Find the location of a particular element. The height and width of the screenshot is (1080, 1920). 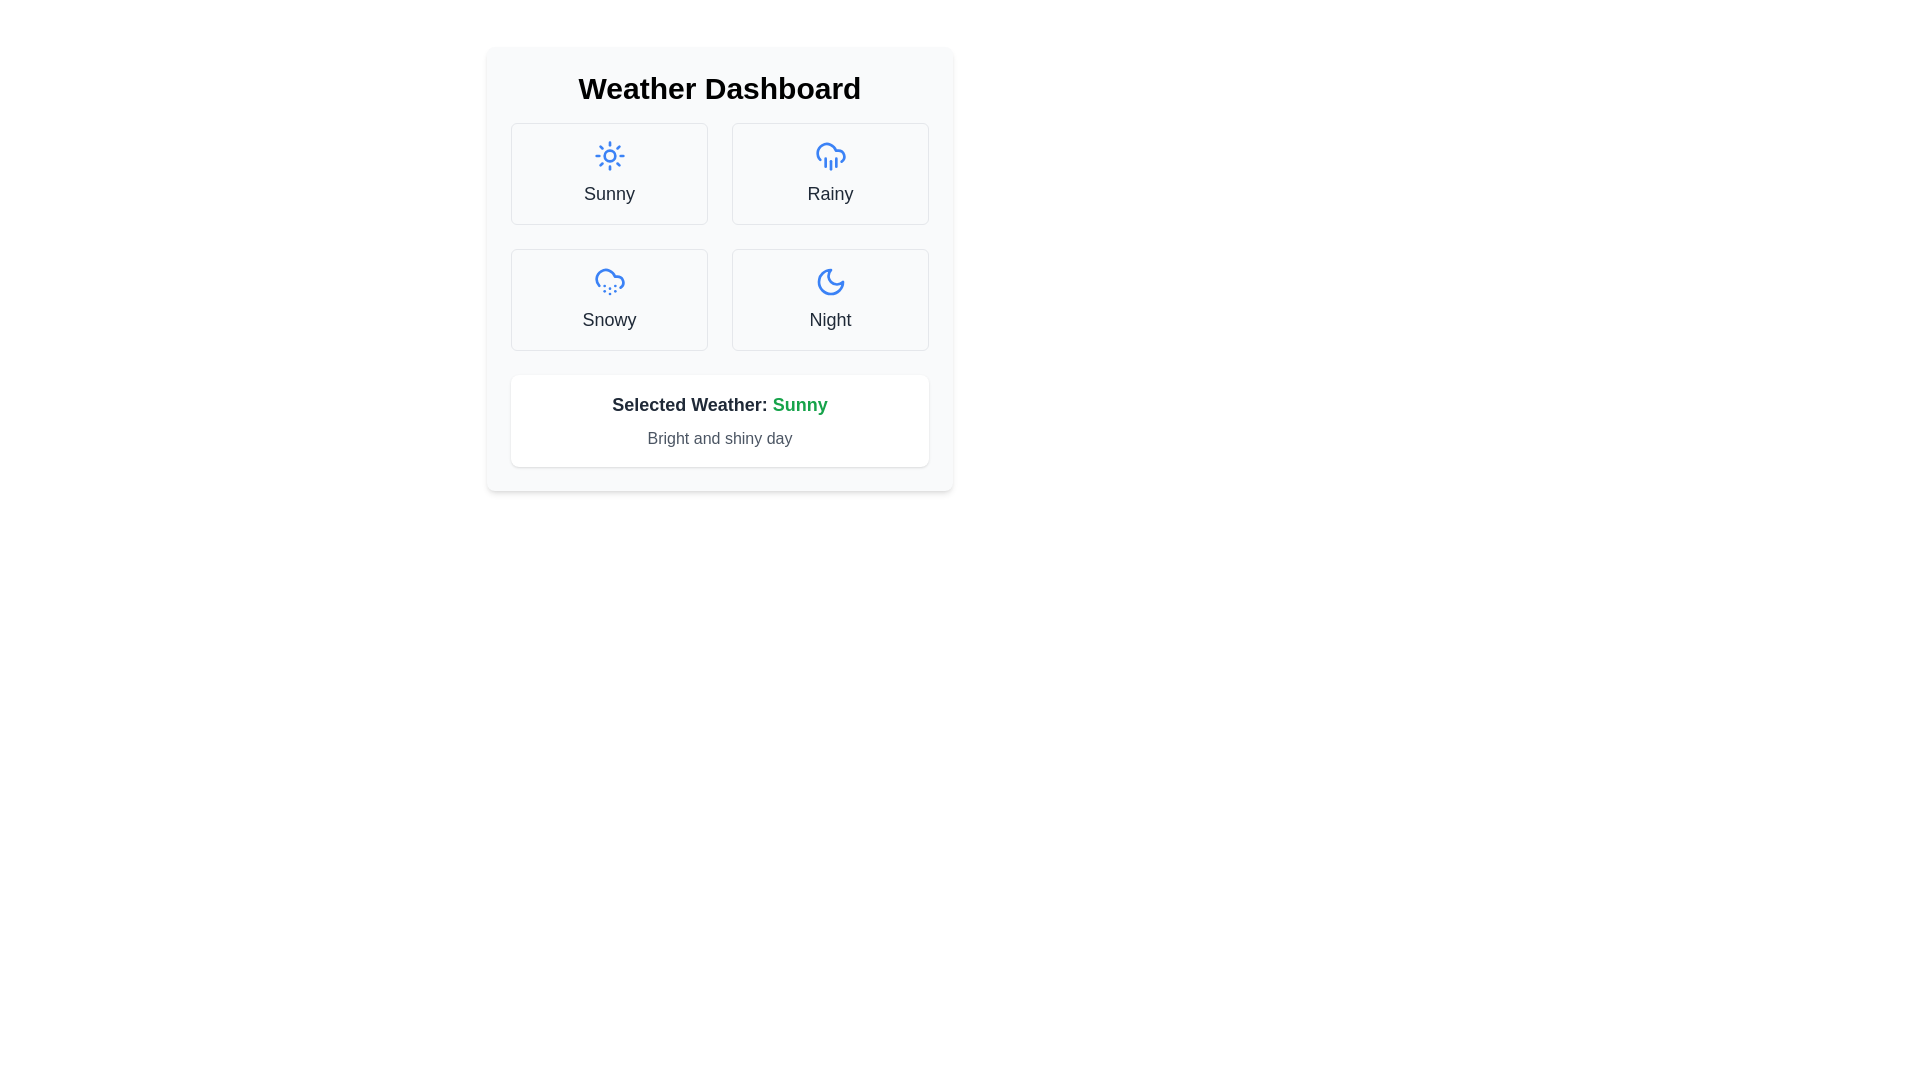

the crescent moon icon styled in blue located in the Night option of the Weather Dashboard interface is located at coordinates (830, 281).